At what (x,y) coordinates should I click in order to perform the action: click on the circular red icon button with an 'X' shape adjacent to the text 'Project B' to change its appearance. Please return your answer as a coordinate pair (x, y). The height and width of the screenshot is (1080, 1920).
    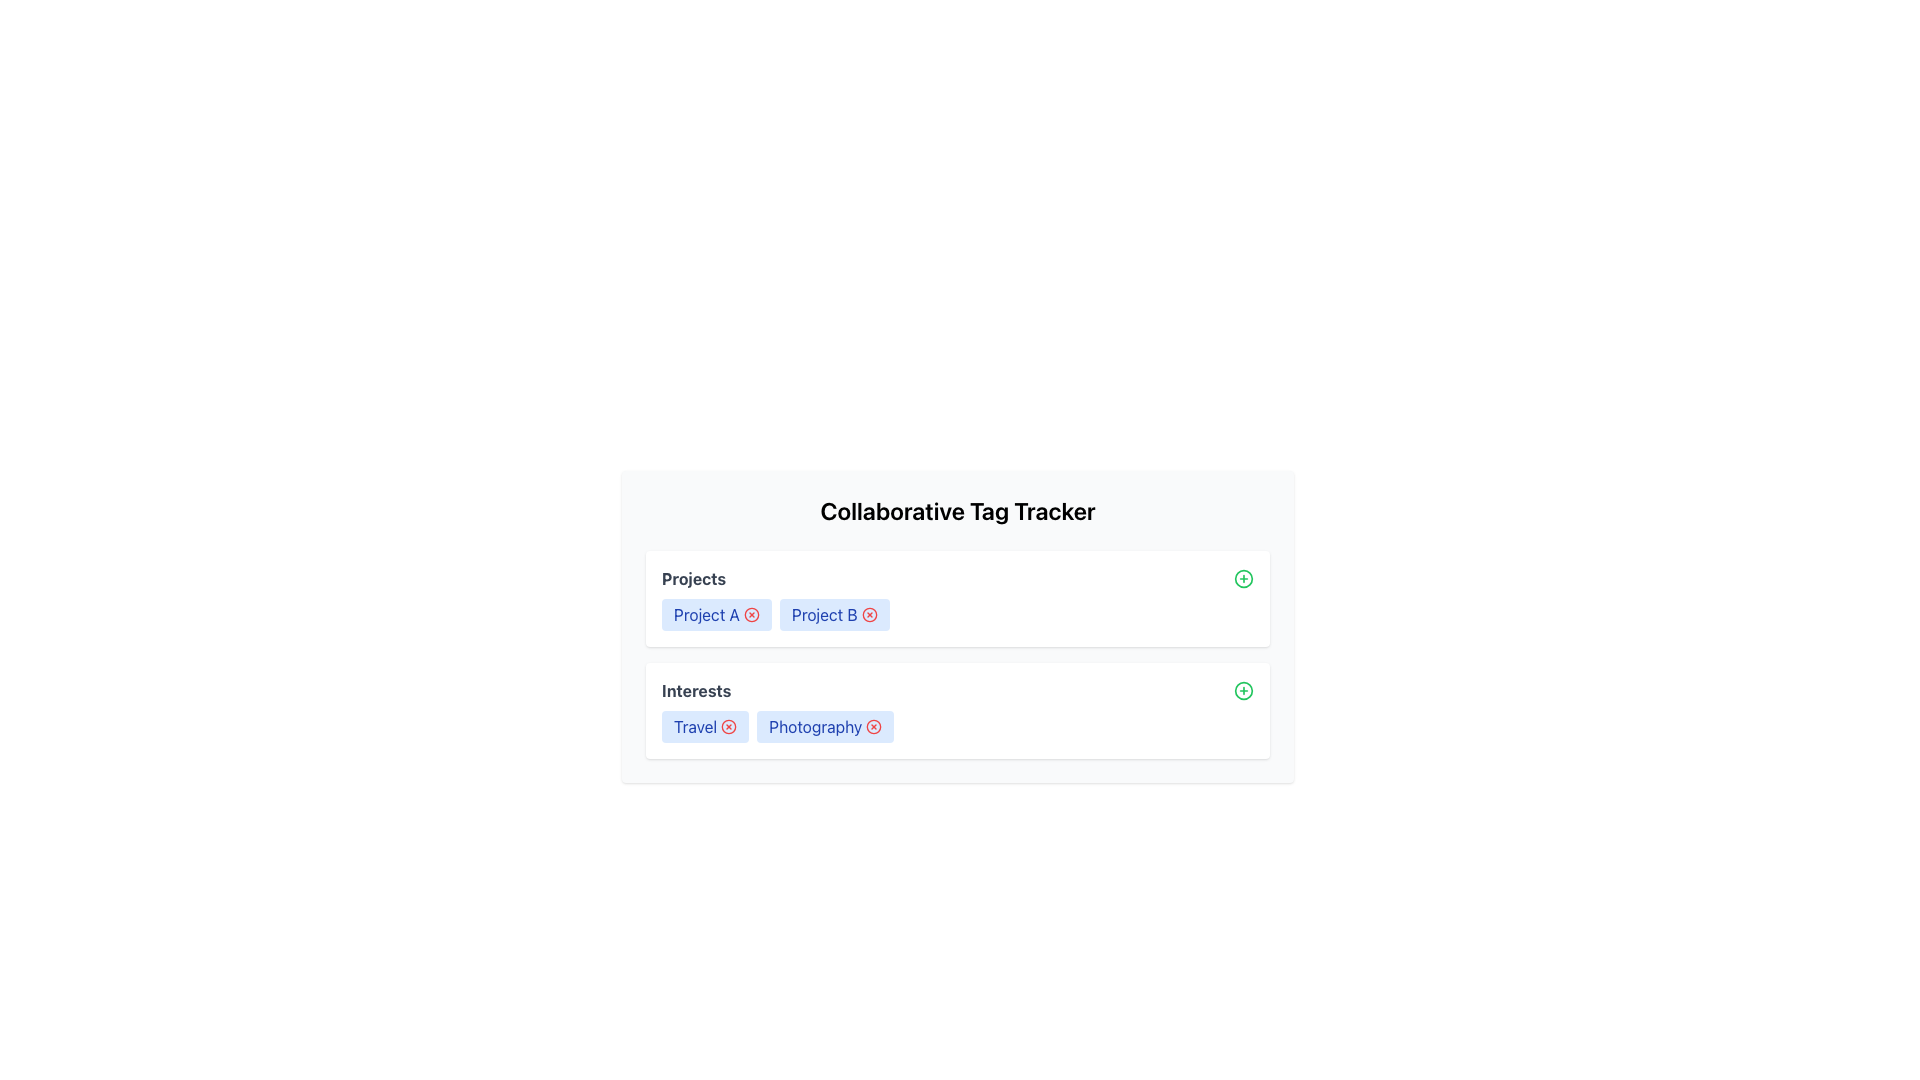
    Looking at the image, I should click on (869, 613).